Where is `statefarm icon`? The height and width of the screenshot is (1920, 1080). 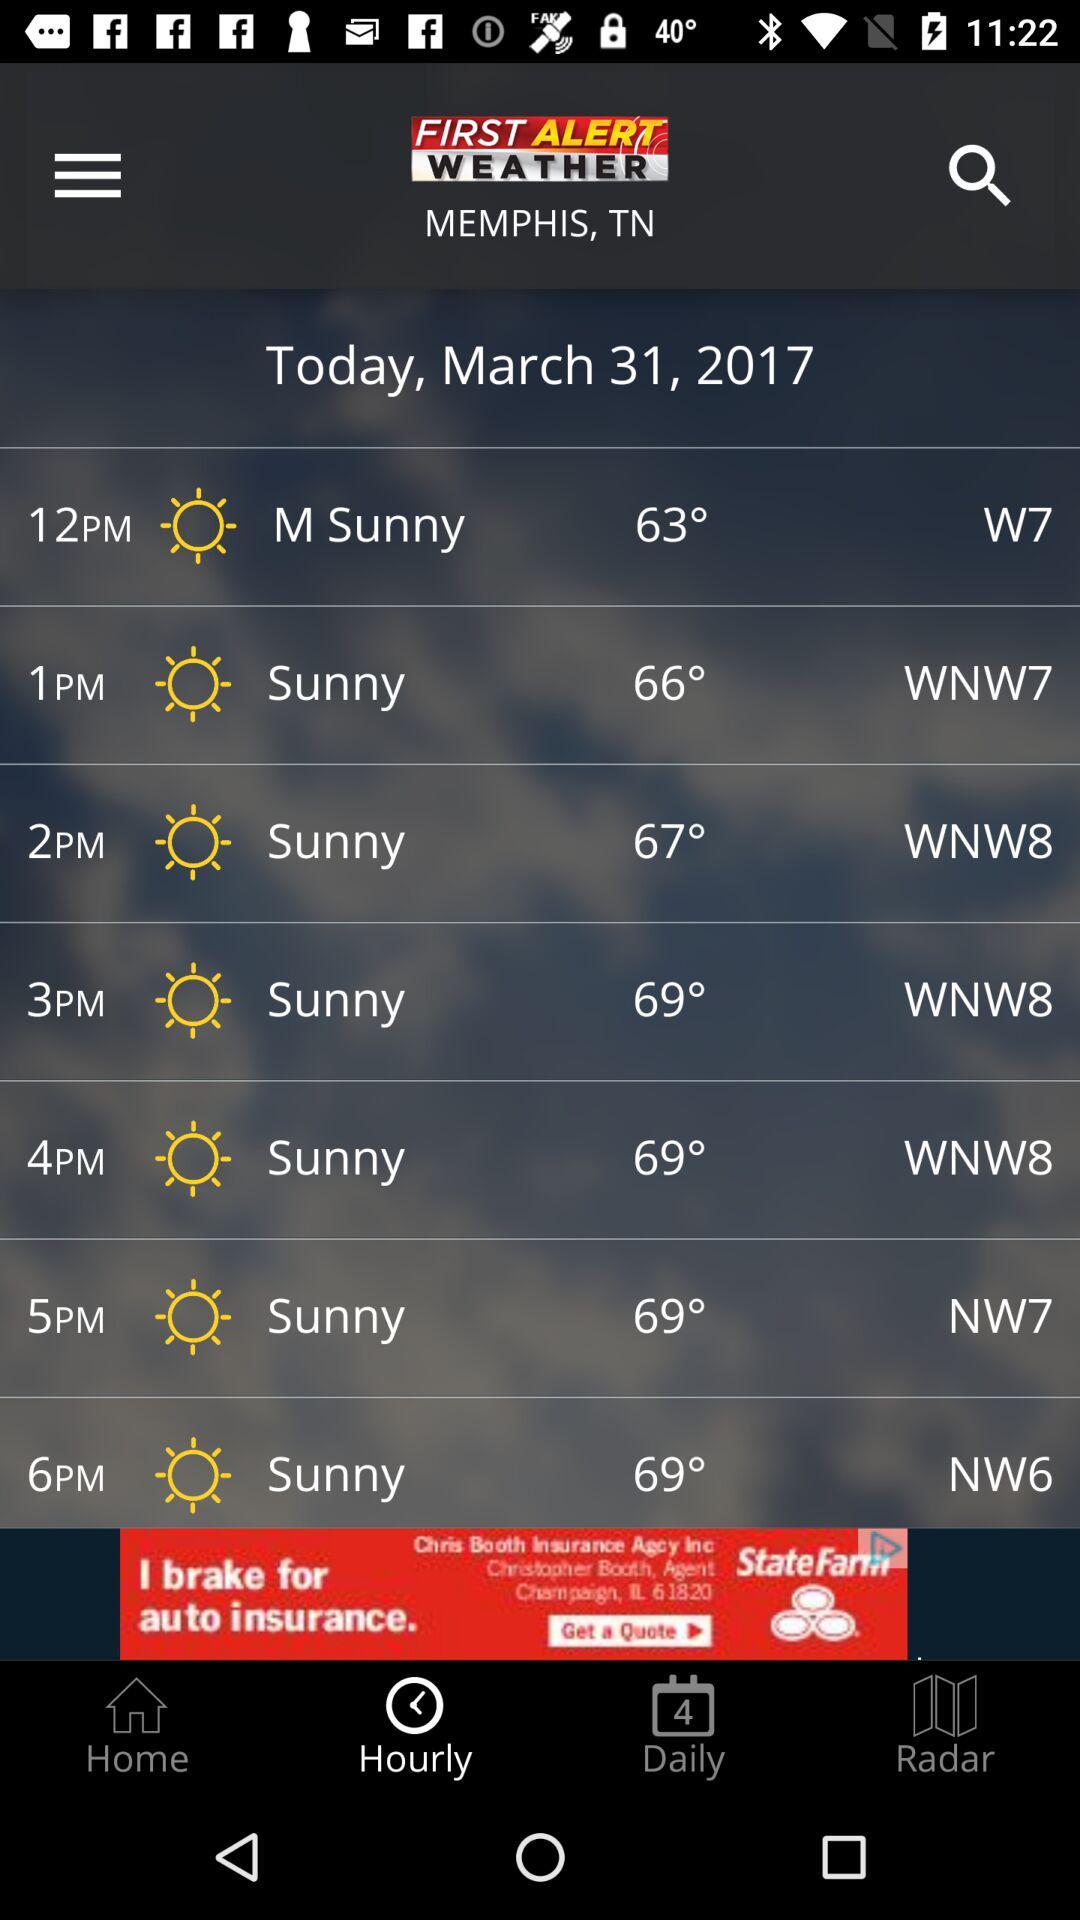
statefarm icon is located at coordinates (540, 1593).